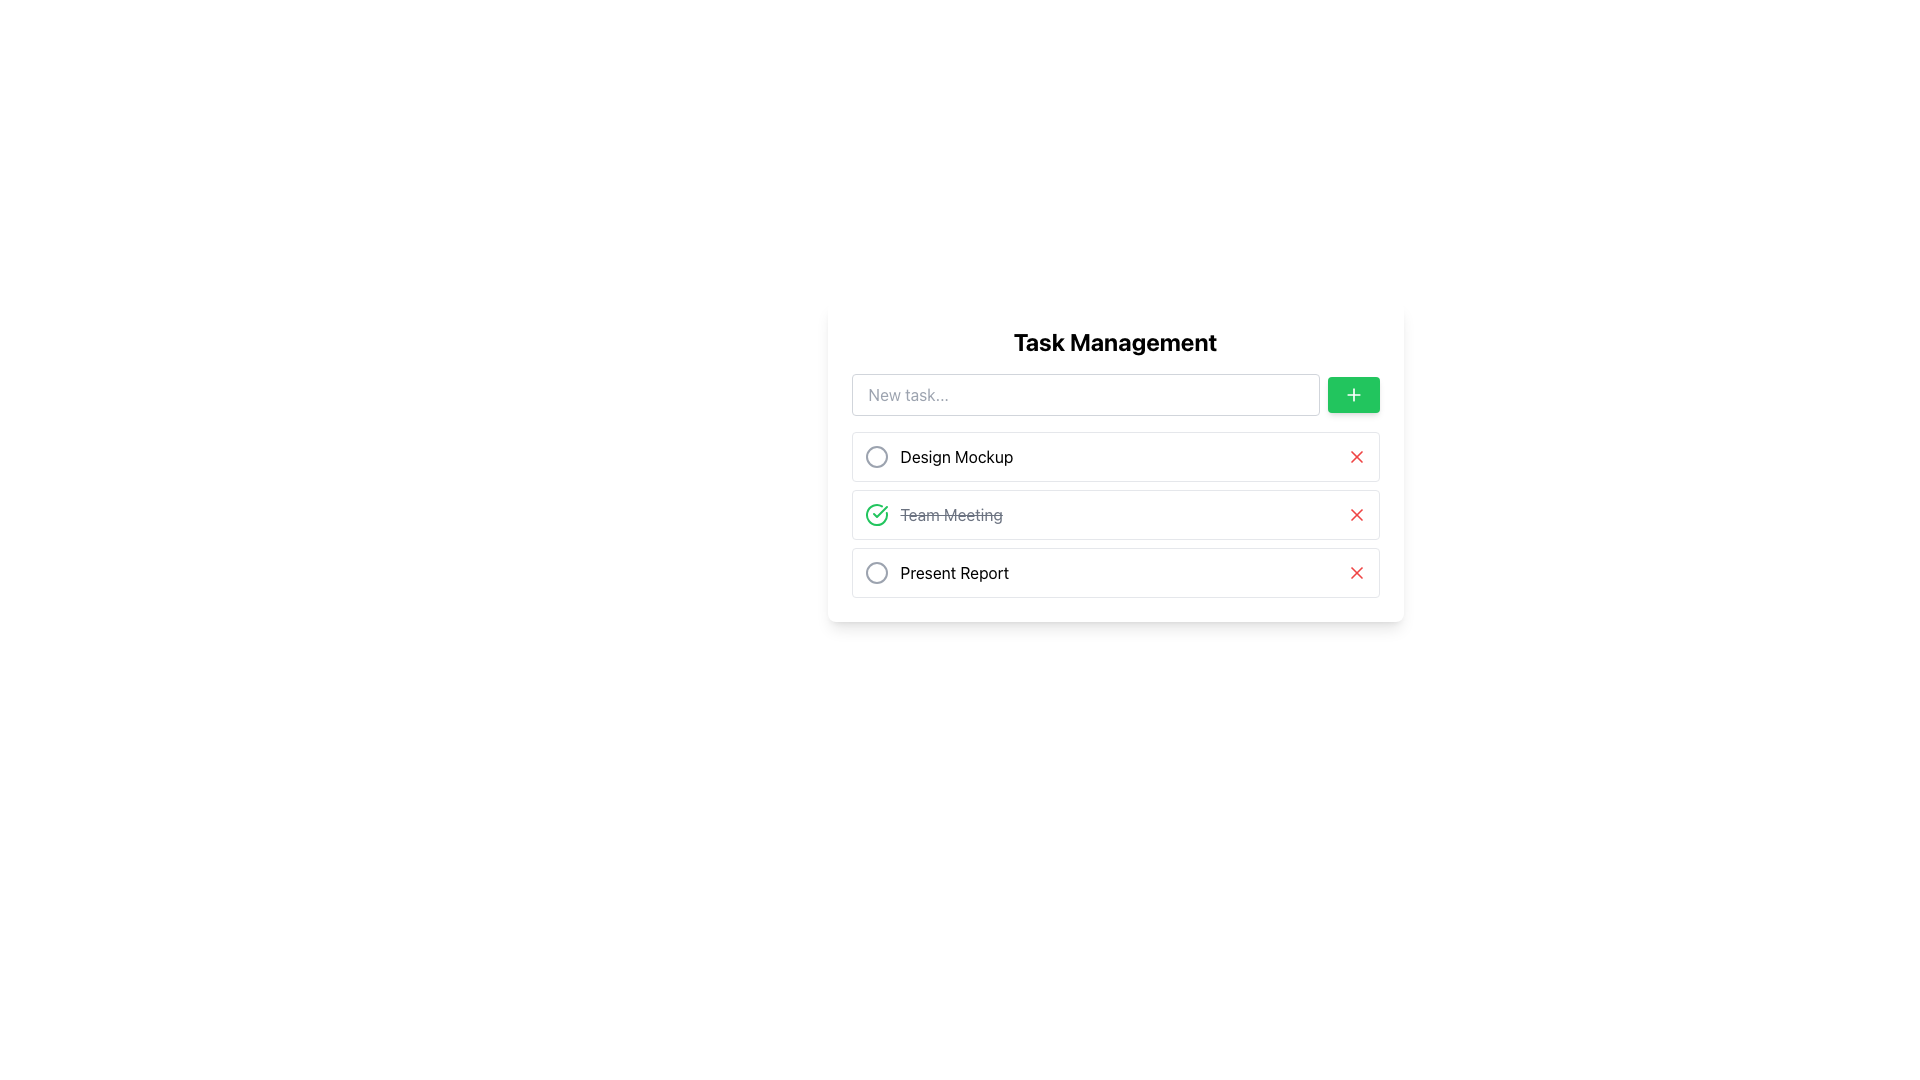 This screenshot has height=1080, width=1920. Describe the element at coordinates (1353, 394) in the screenshot. I see `the plus sign icon embedded within the green button` at that location.